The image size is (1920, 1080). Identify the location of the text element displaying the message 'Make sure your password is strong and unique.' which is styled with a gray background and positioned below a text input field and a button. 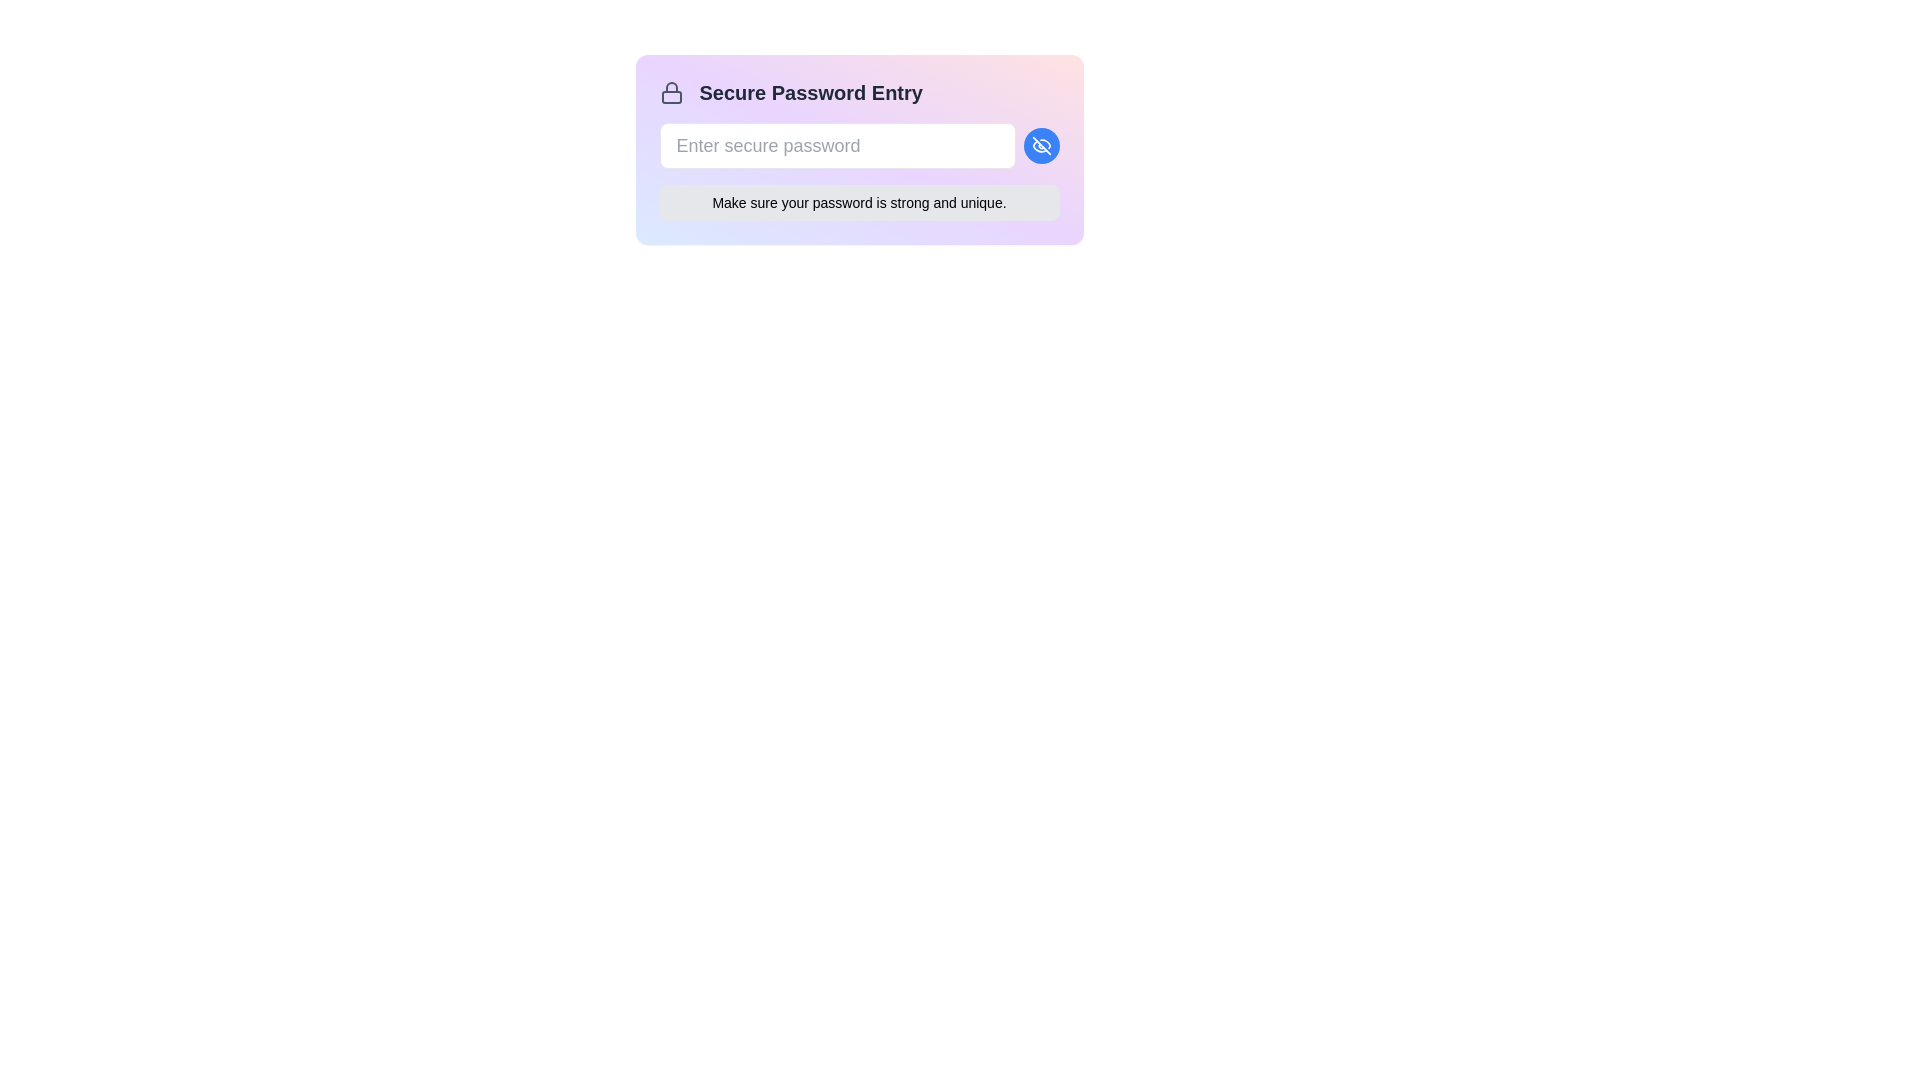
(859, 203).